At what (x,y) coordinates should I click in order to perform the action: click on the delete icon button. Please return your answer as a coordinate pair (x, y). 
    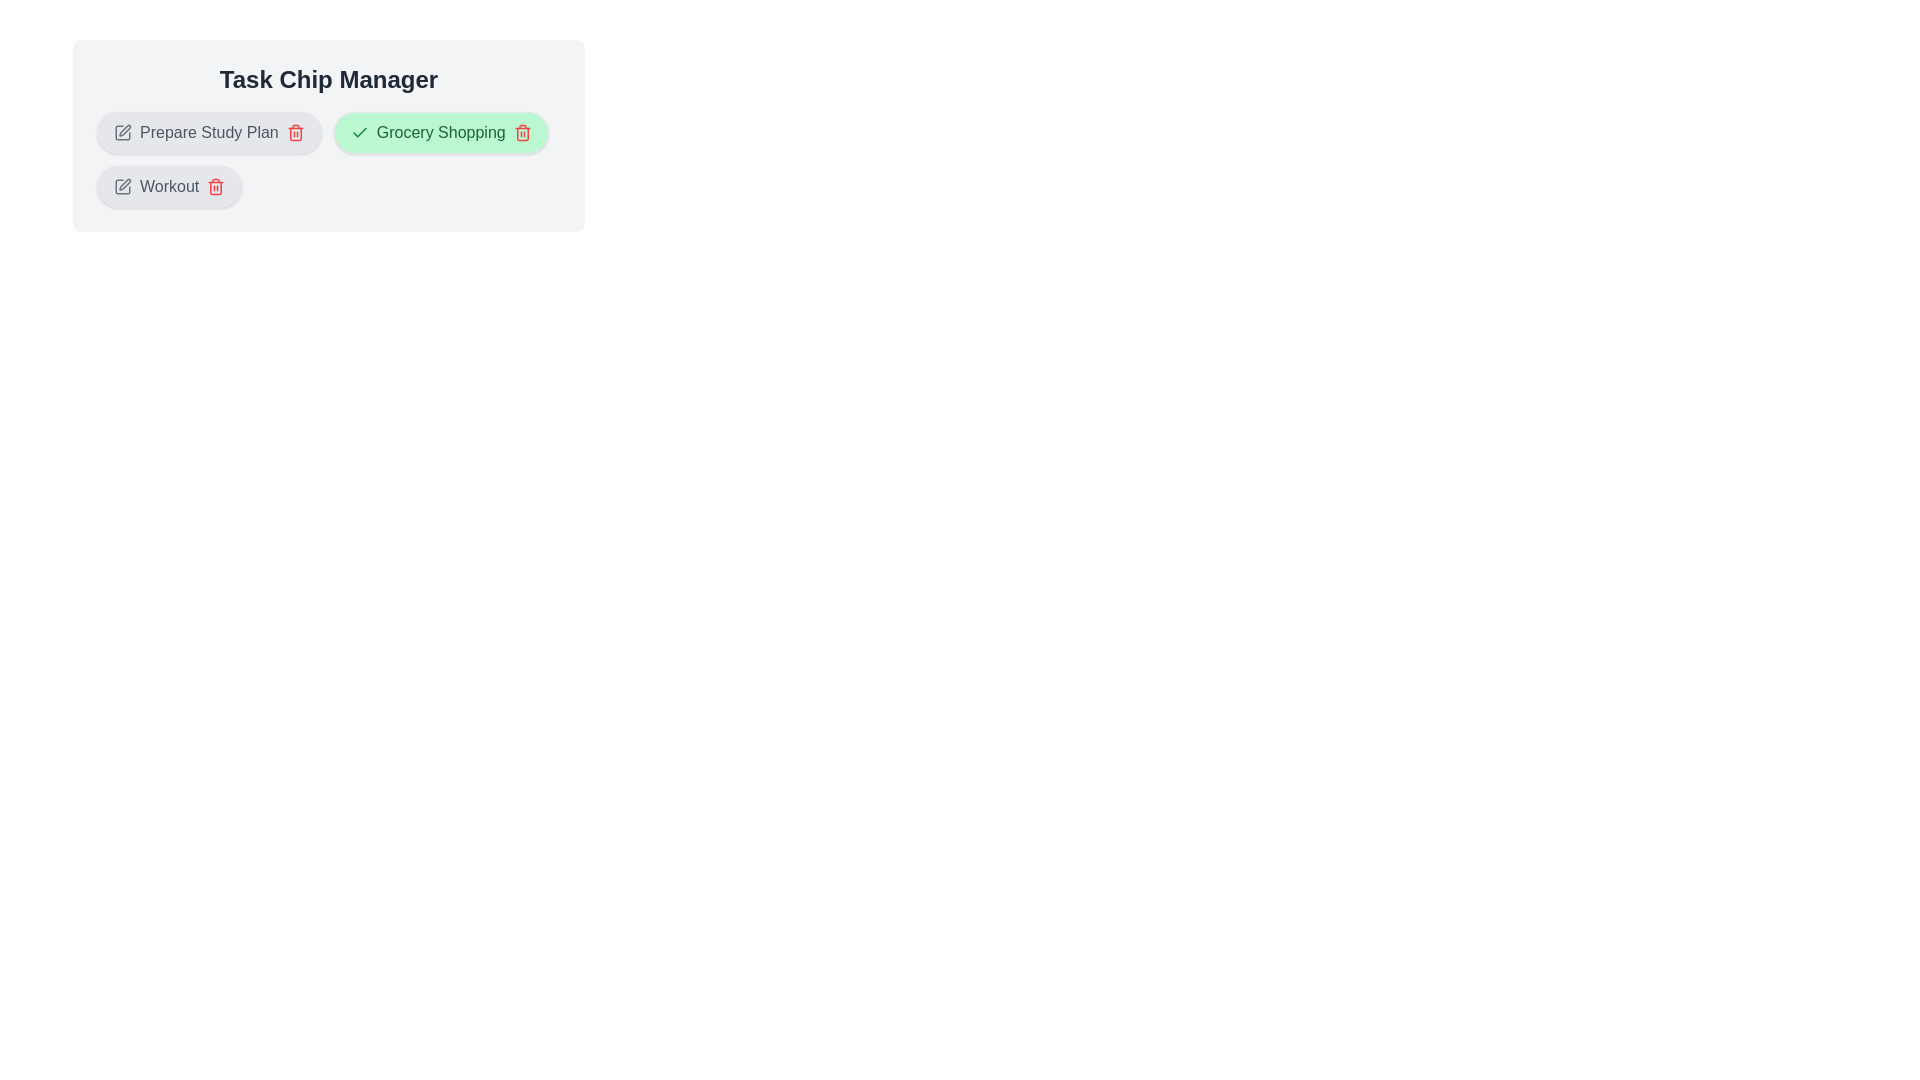
    Looking at the image, I should click on (294, 132).